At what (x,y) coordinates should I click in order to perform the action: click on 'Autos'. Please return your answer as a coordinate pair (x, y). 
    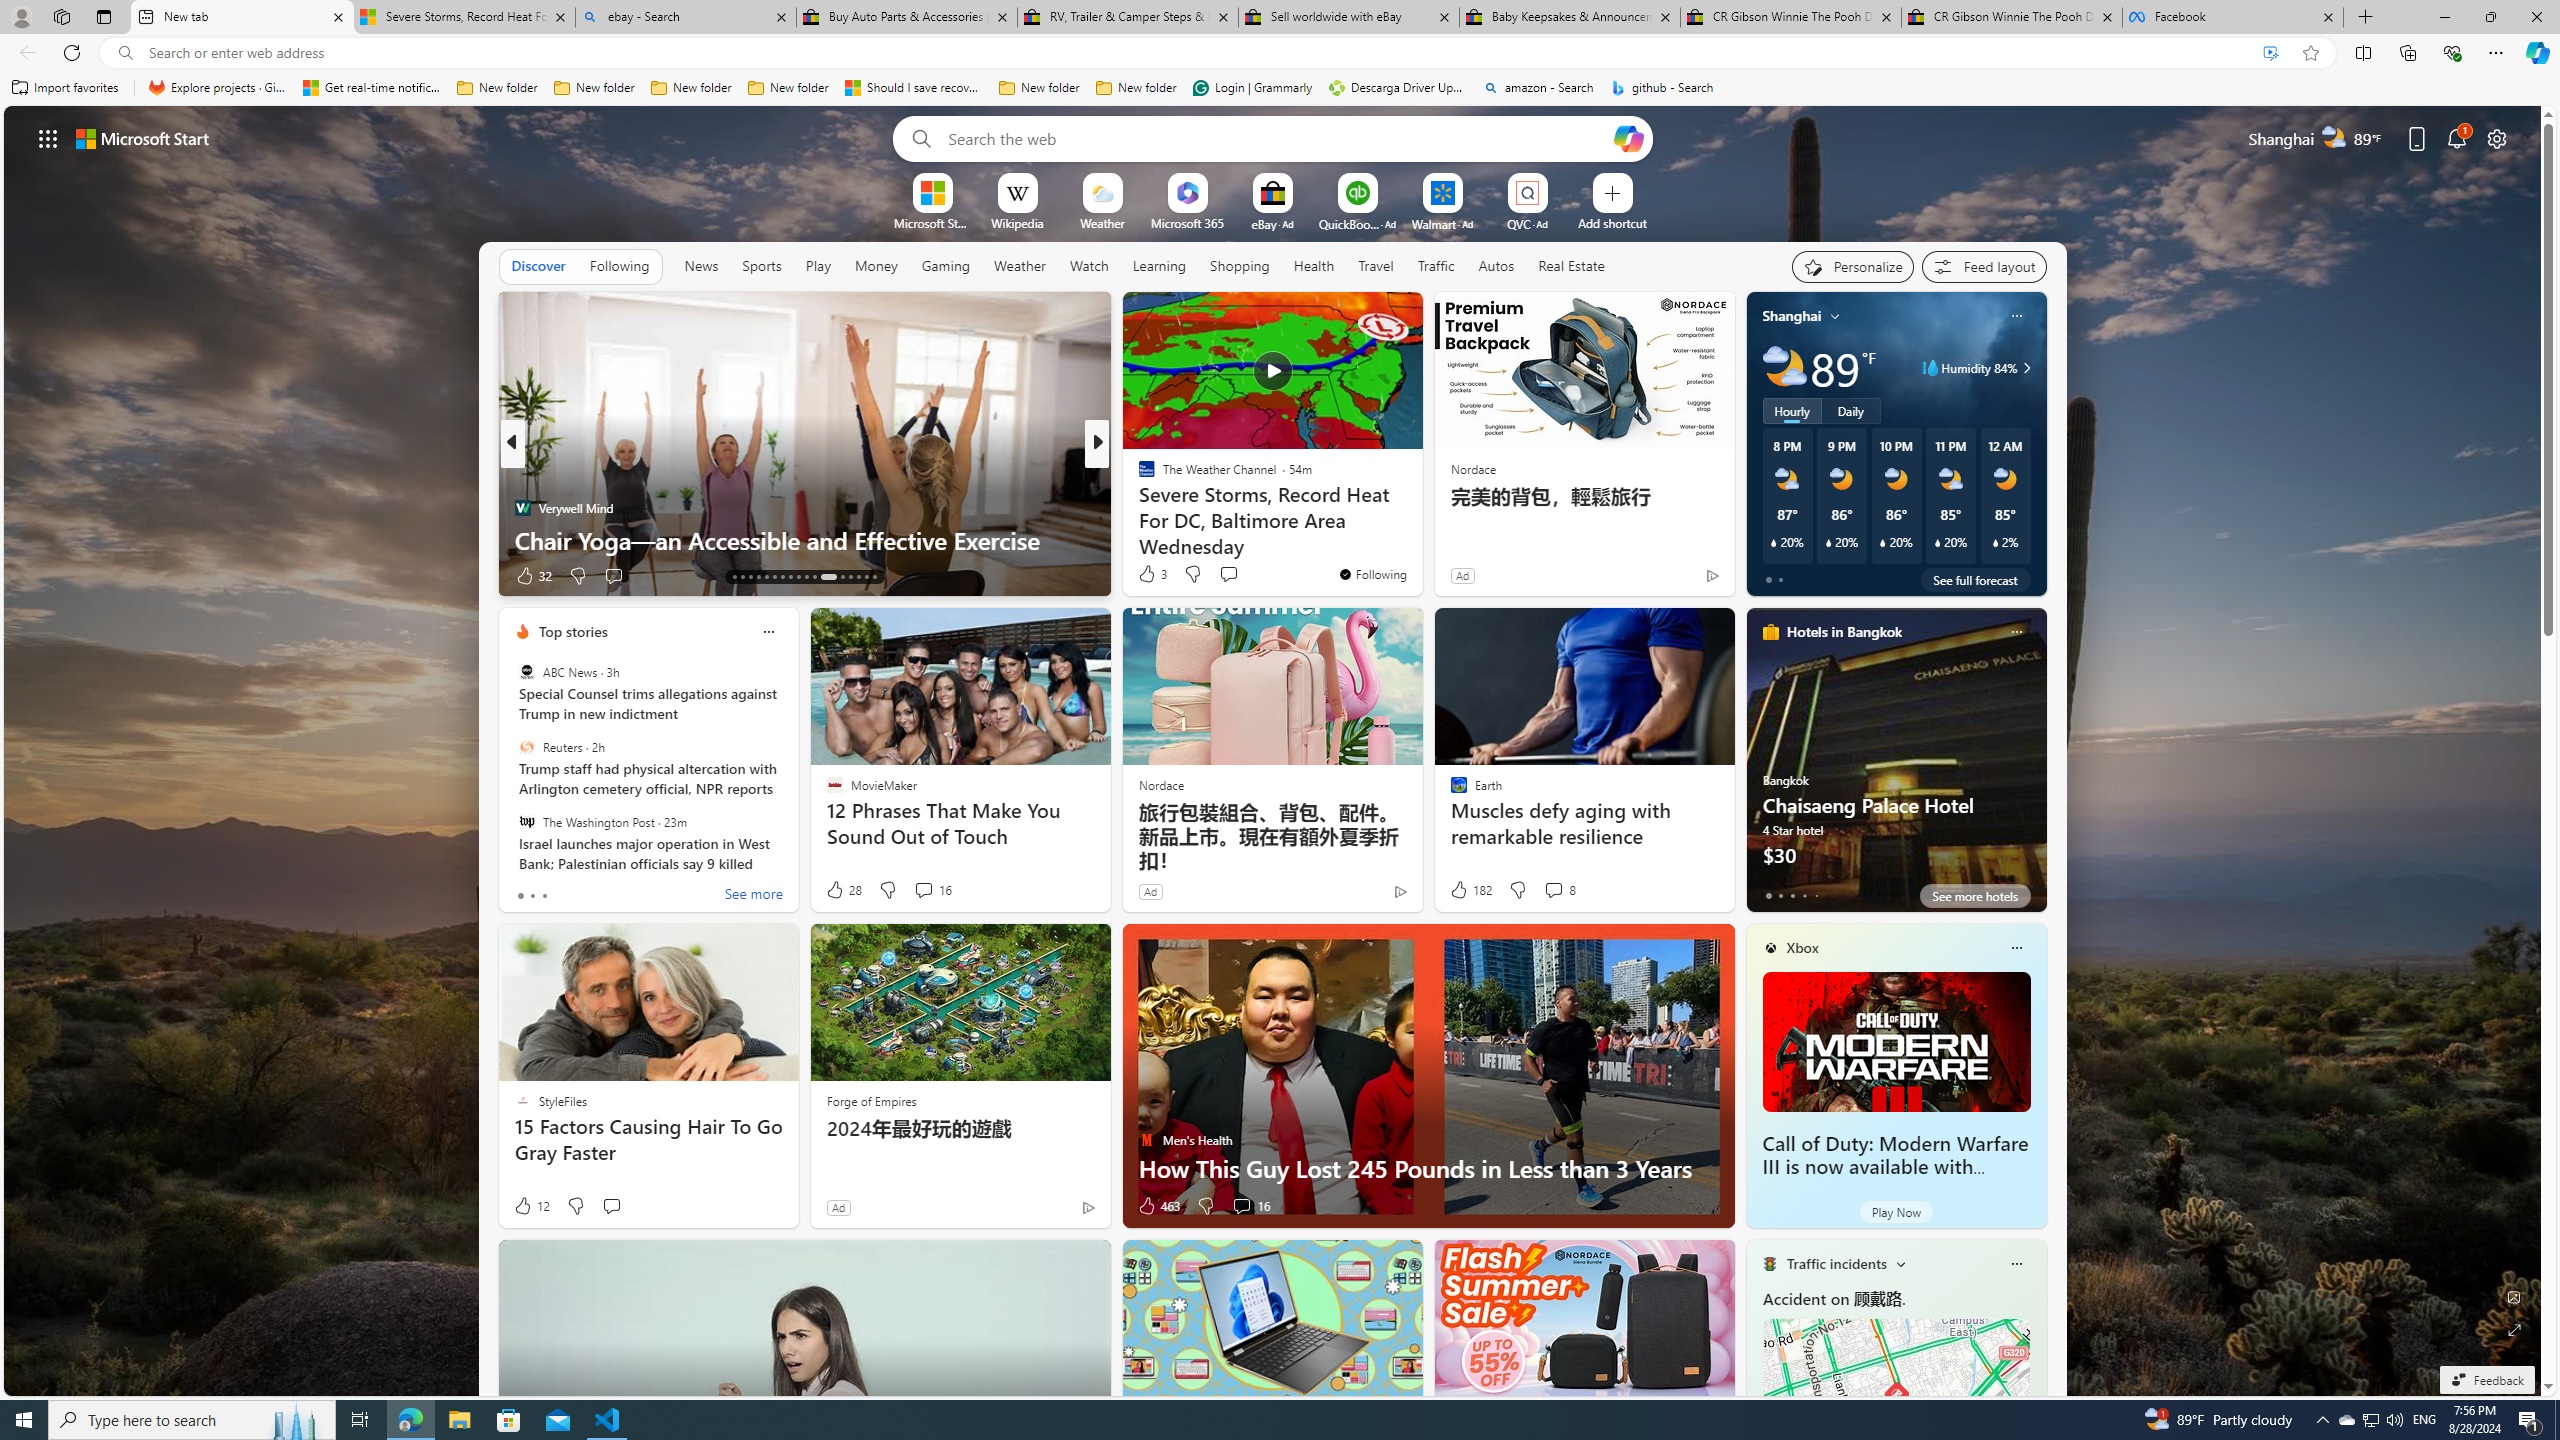
    Looking at the image, I should click on (1496, 265).